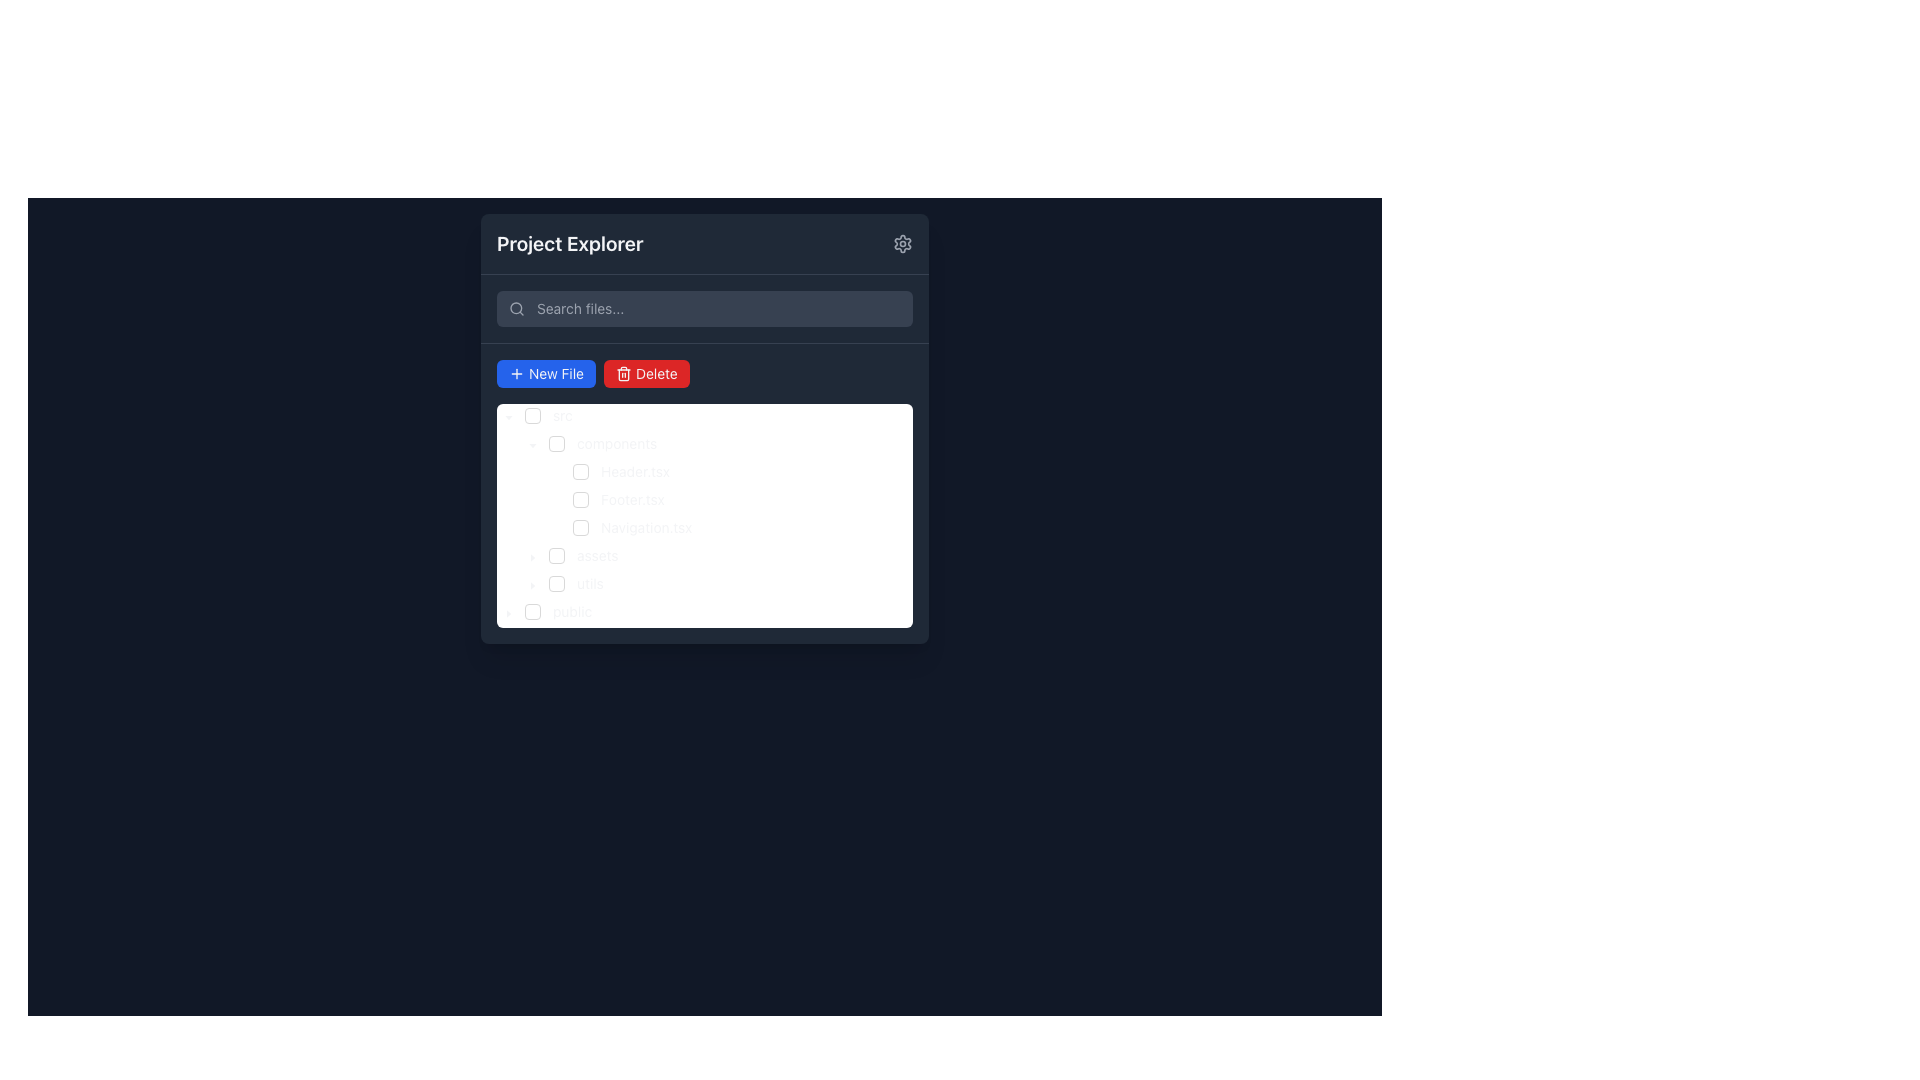 The height and width of the screenshot is (1080, 1920). What do you see at coordinates (646, 374) in the screenshot?
I see `the 'Delete' button located` at bounding box center [646, 374].